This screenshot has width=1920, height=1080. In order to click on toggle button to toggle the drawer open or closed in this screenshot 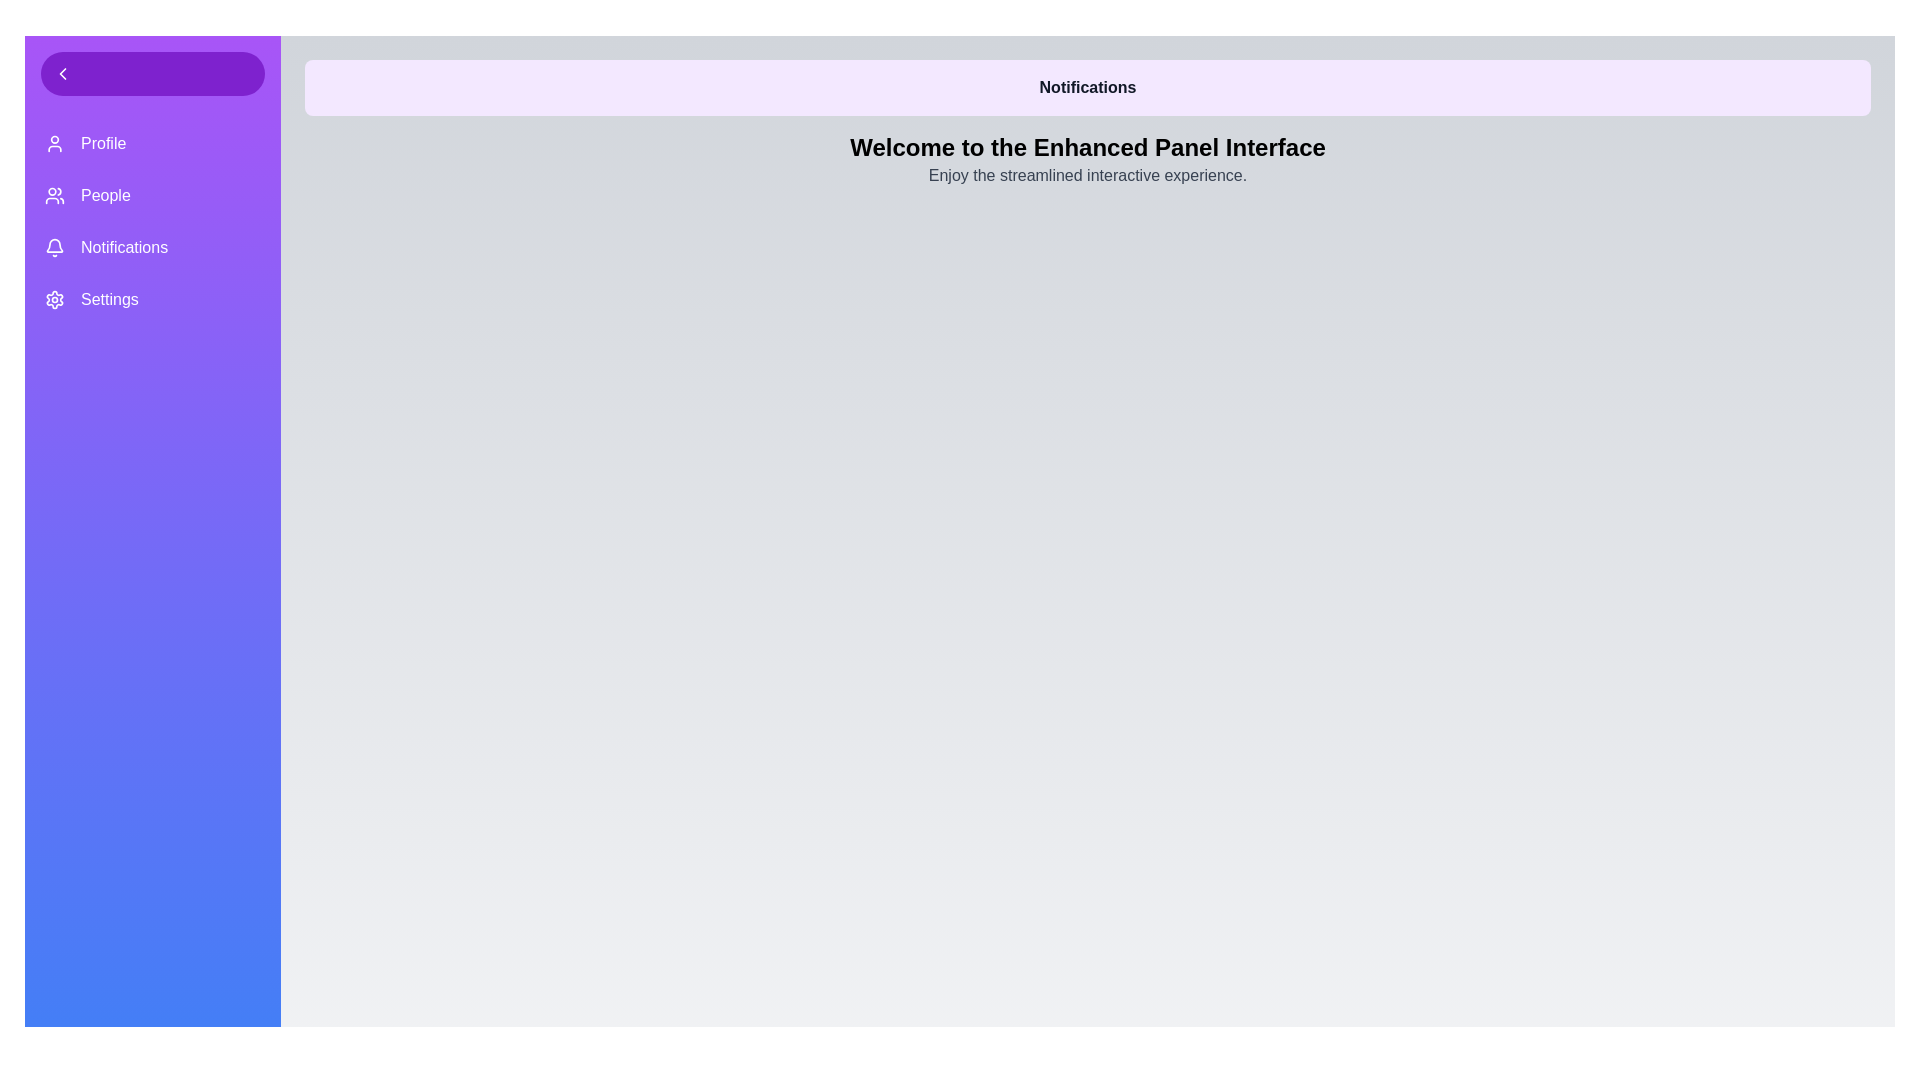, I will do `click(152, 72)`.